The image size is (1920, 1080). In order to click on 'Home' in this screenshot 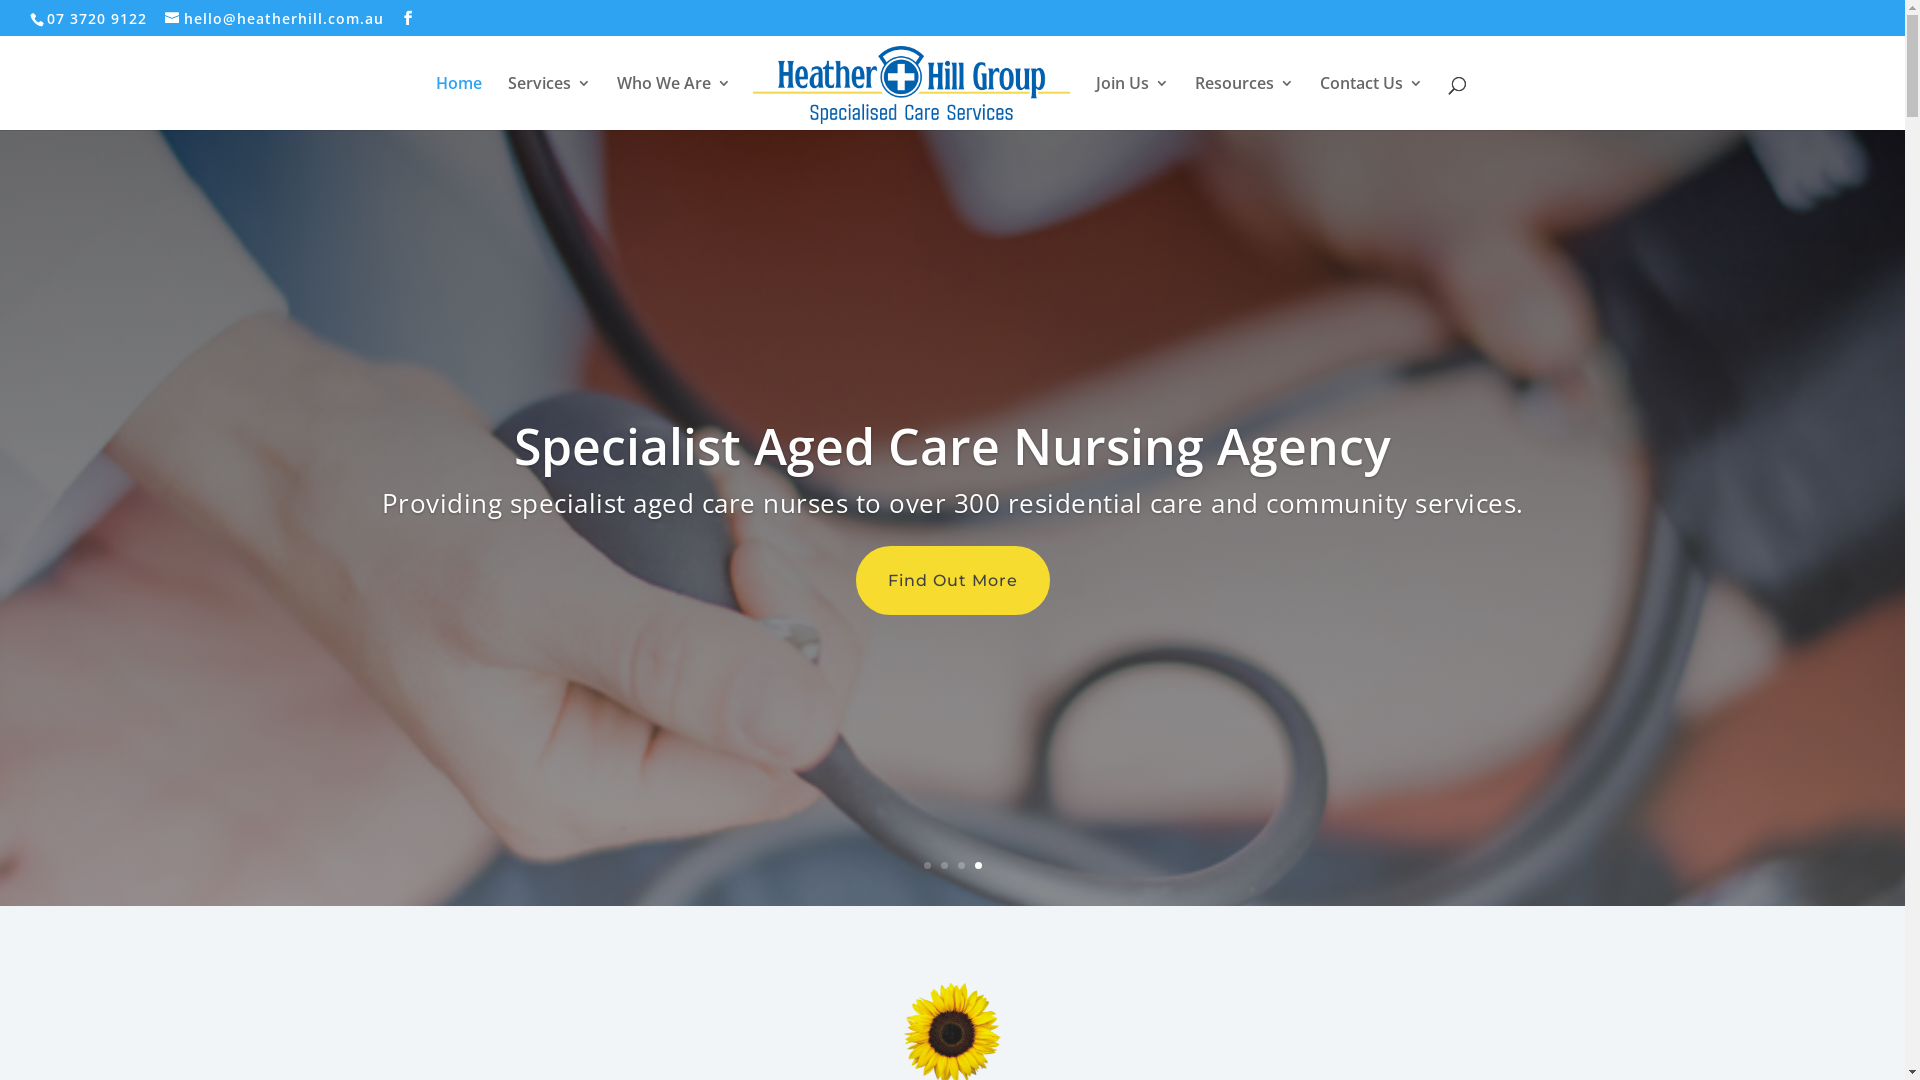, I will do `click(458, 103)`.